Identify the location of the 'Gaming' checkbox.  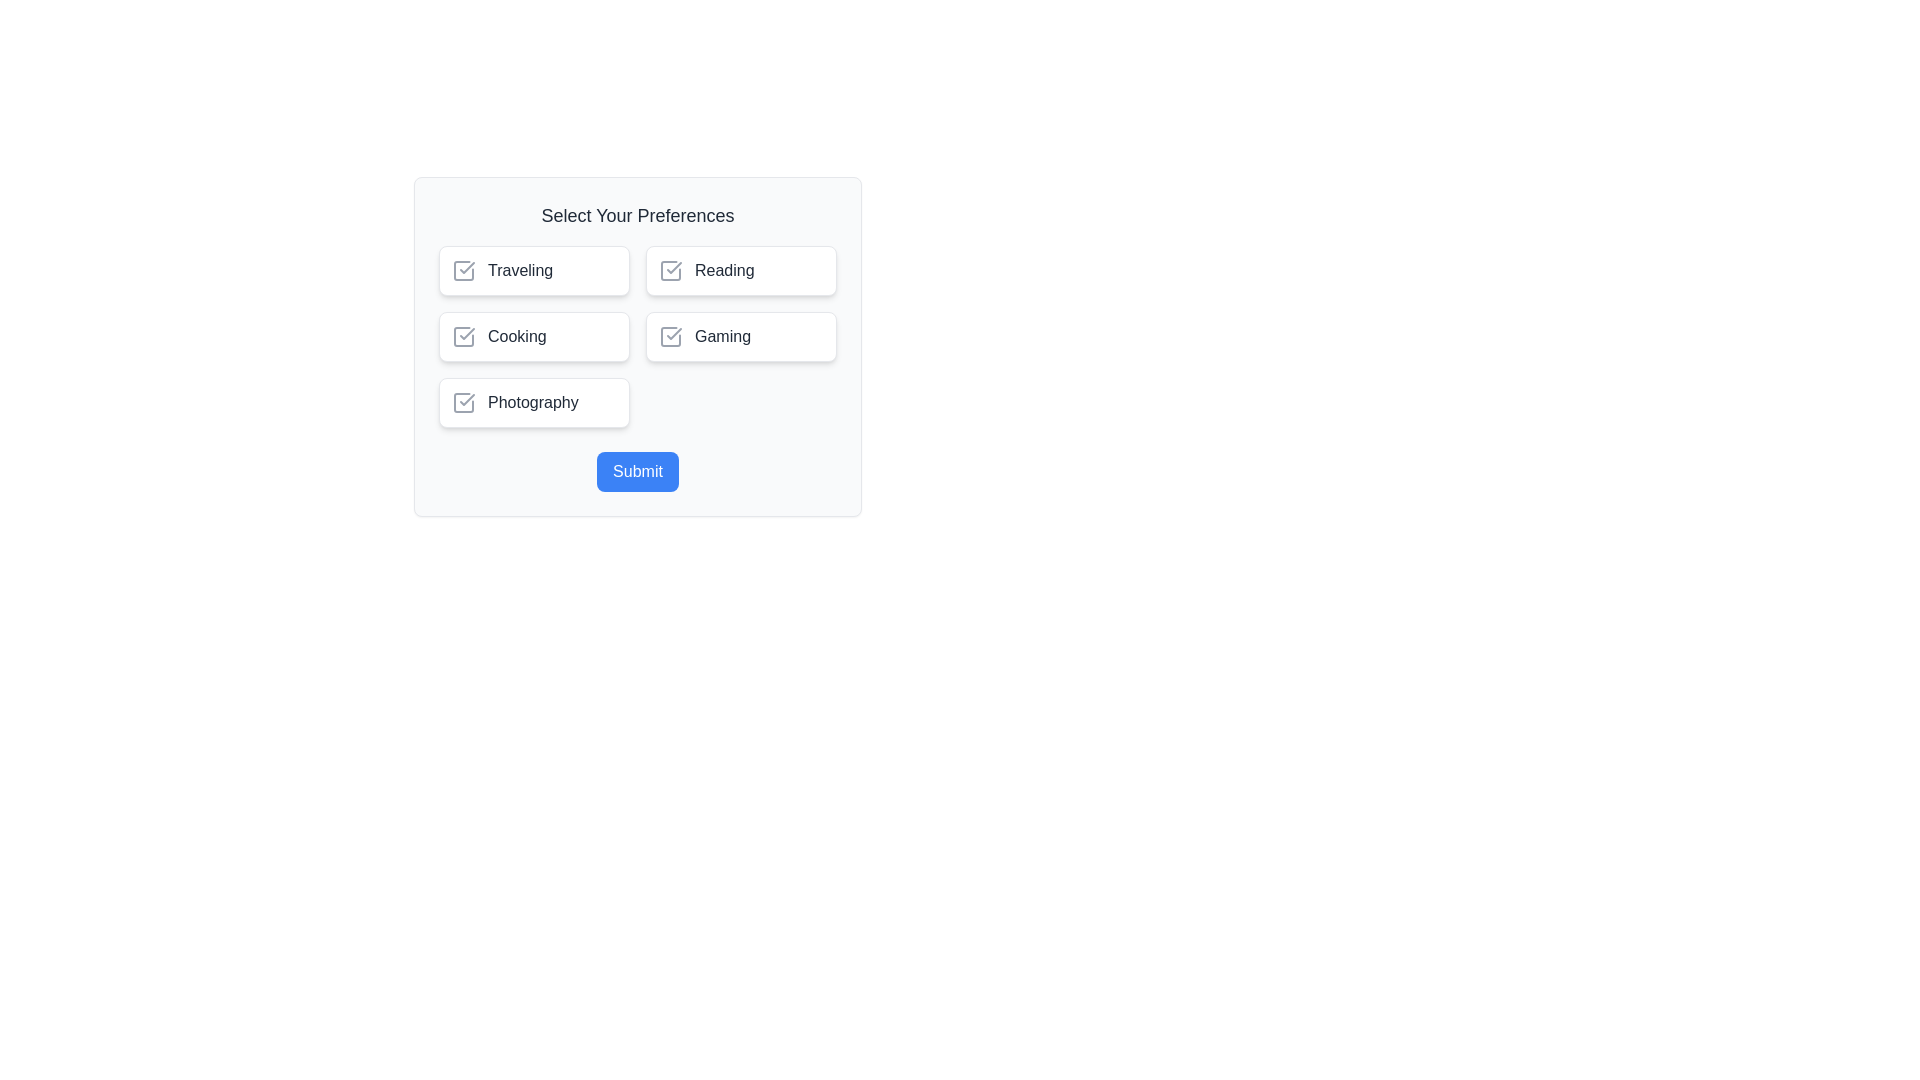
(671, 335).